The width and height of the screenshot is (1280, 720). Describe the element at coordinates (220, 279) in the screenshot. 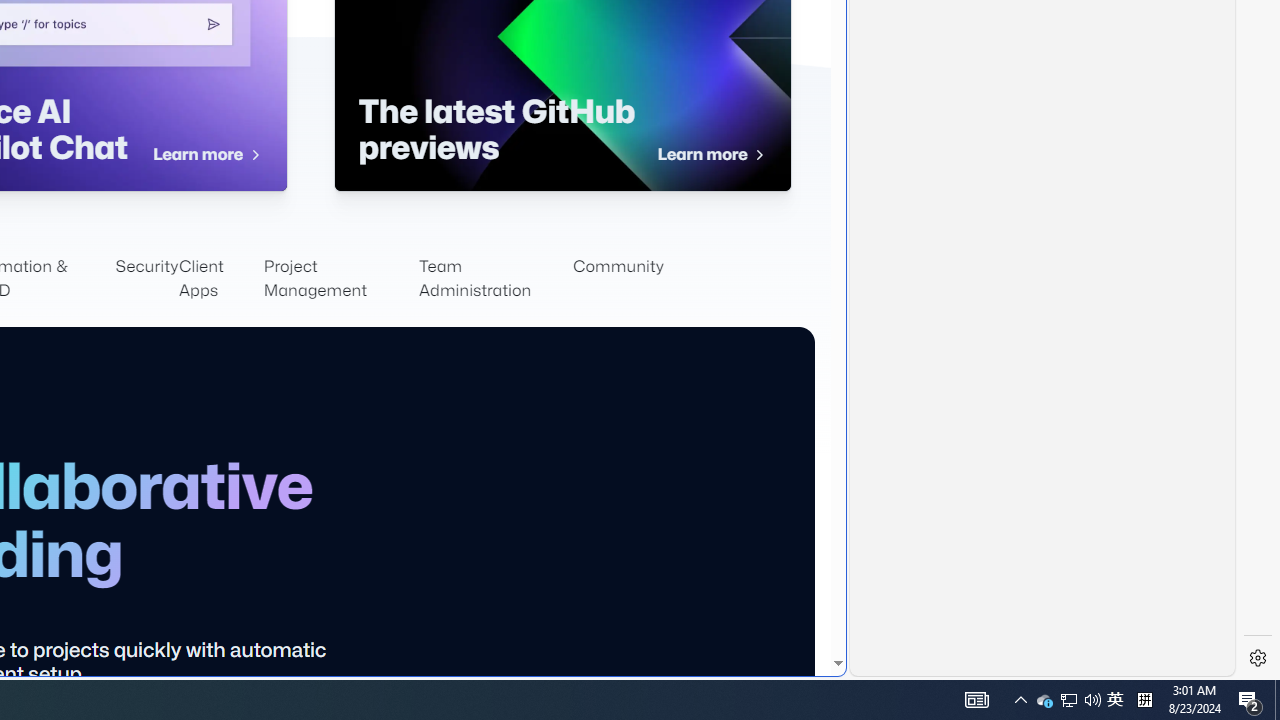

I see `'Client Apps'` at that location.